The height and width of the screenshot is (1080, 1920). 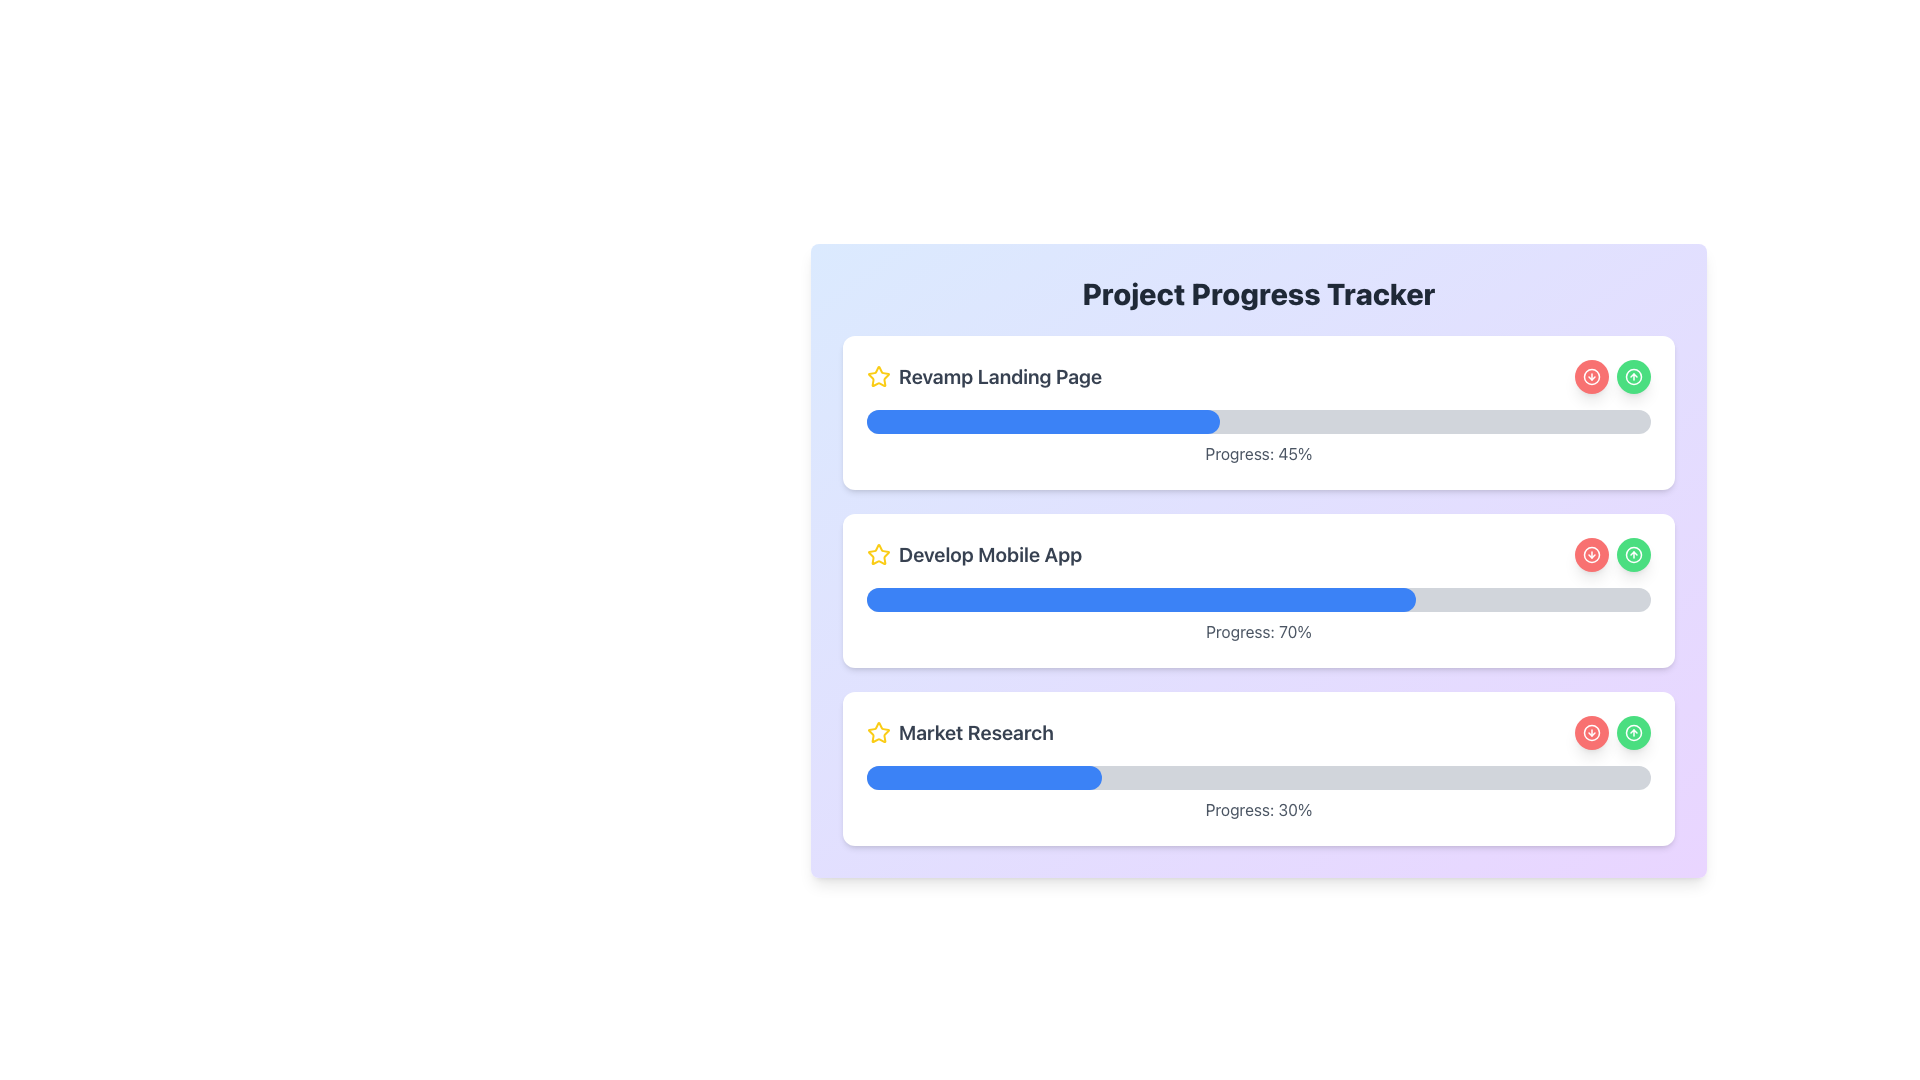 I want to click on the text label 'Develop Mobile App' in the project task list, so click(x=974, y=555).